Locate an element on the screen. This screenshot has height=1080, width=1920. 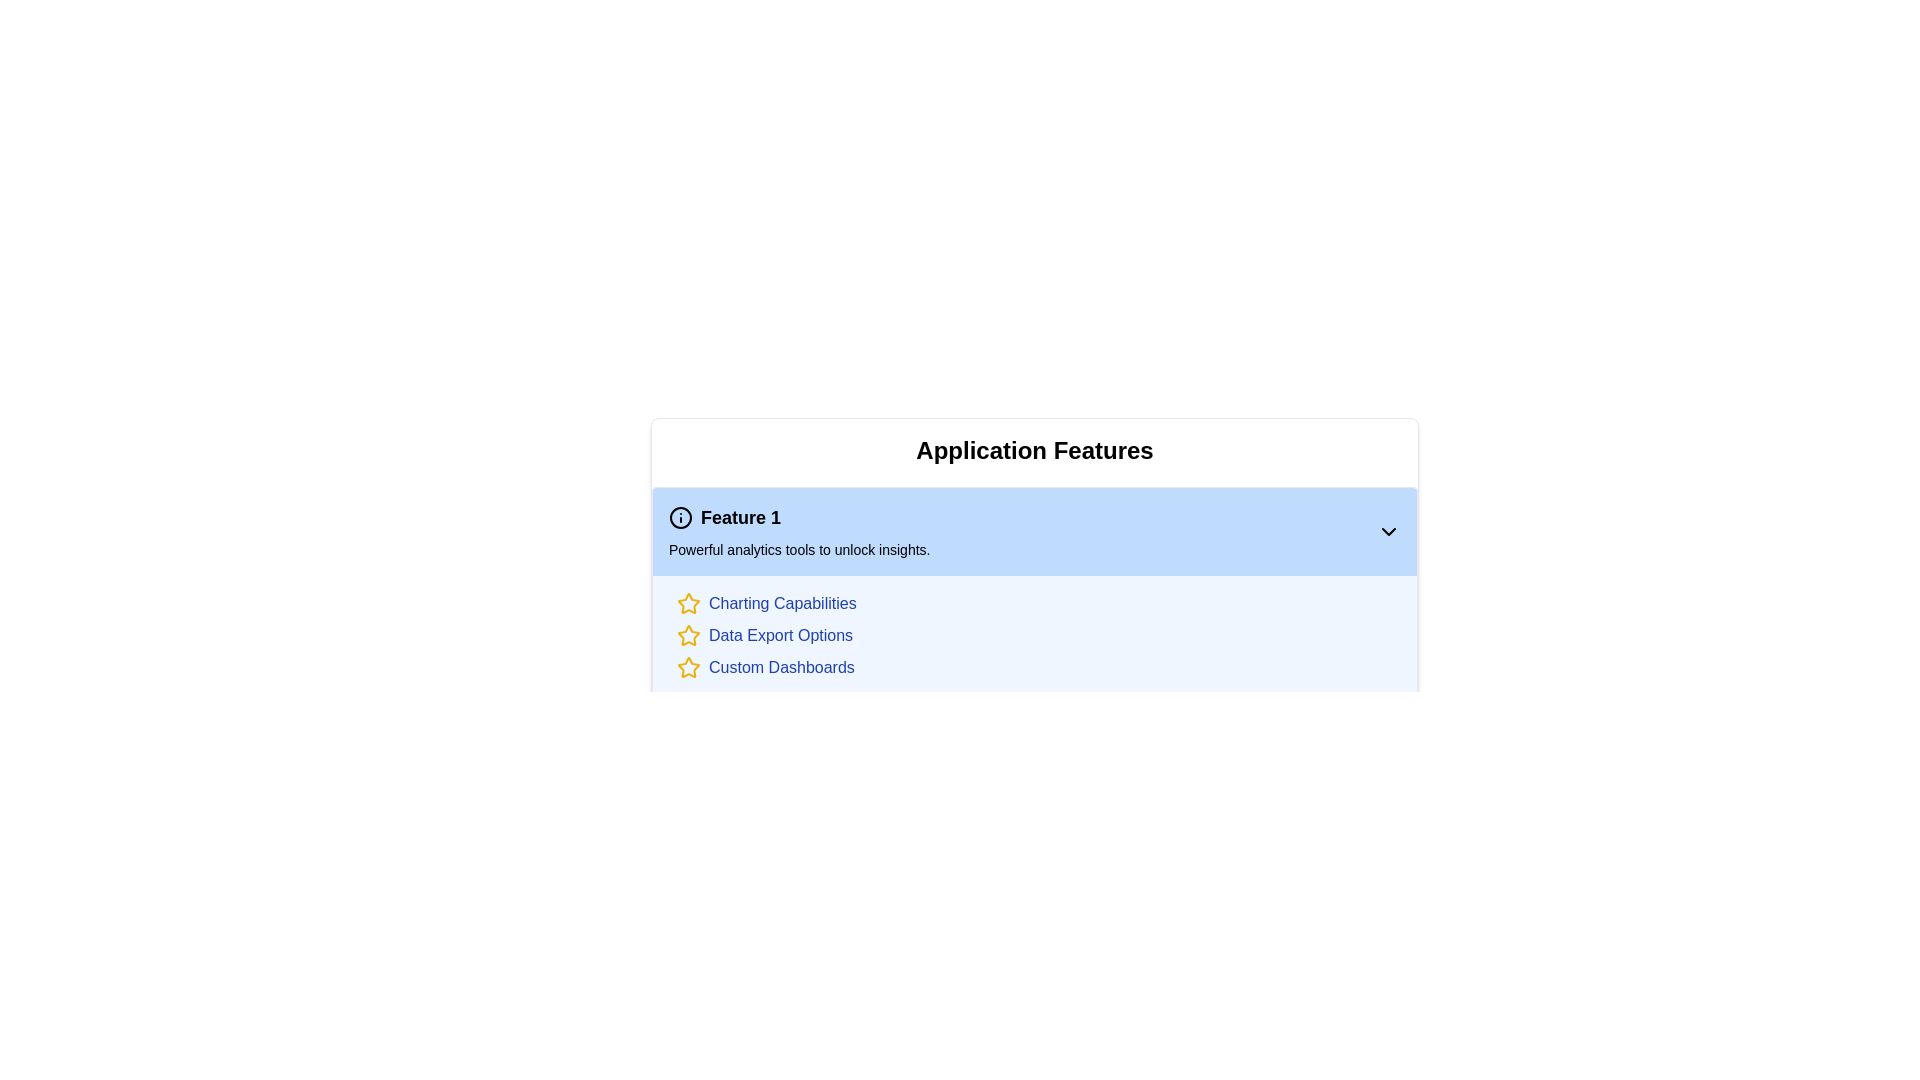
the star-shaped icon with a yellow fill and rounded edge outline, located to the left of the 'Data Export Options' text in the 'Application Features' section to interact with the feature it represents is located at coordinates (689, 636).